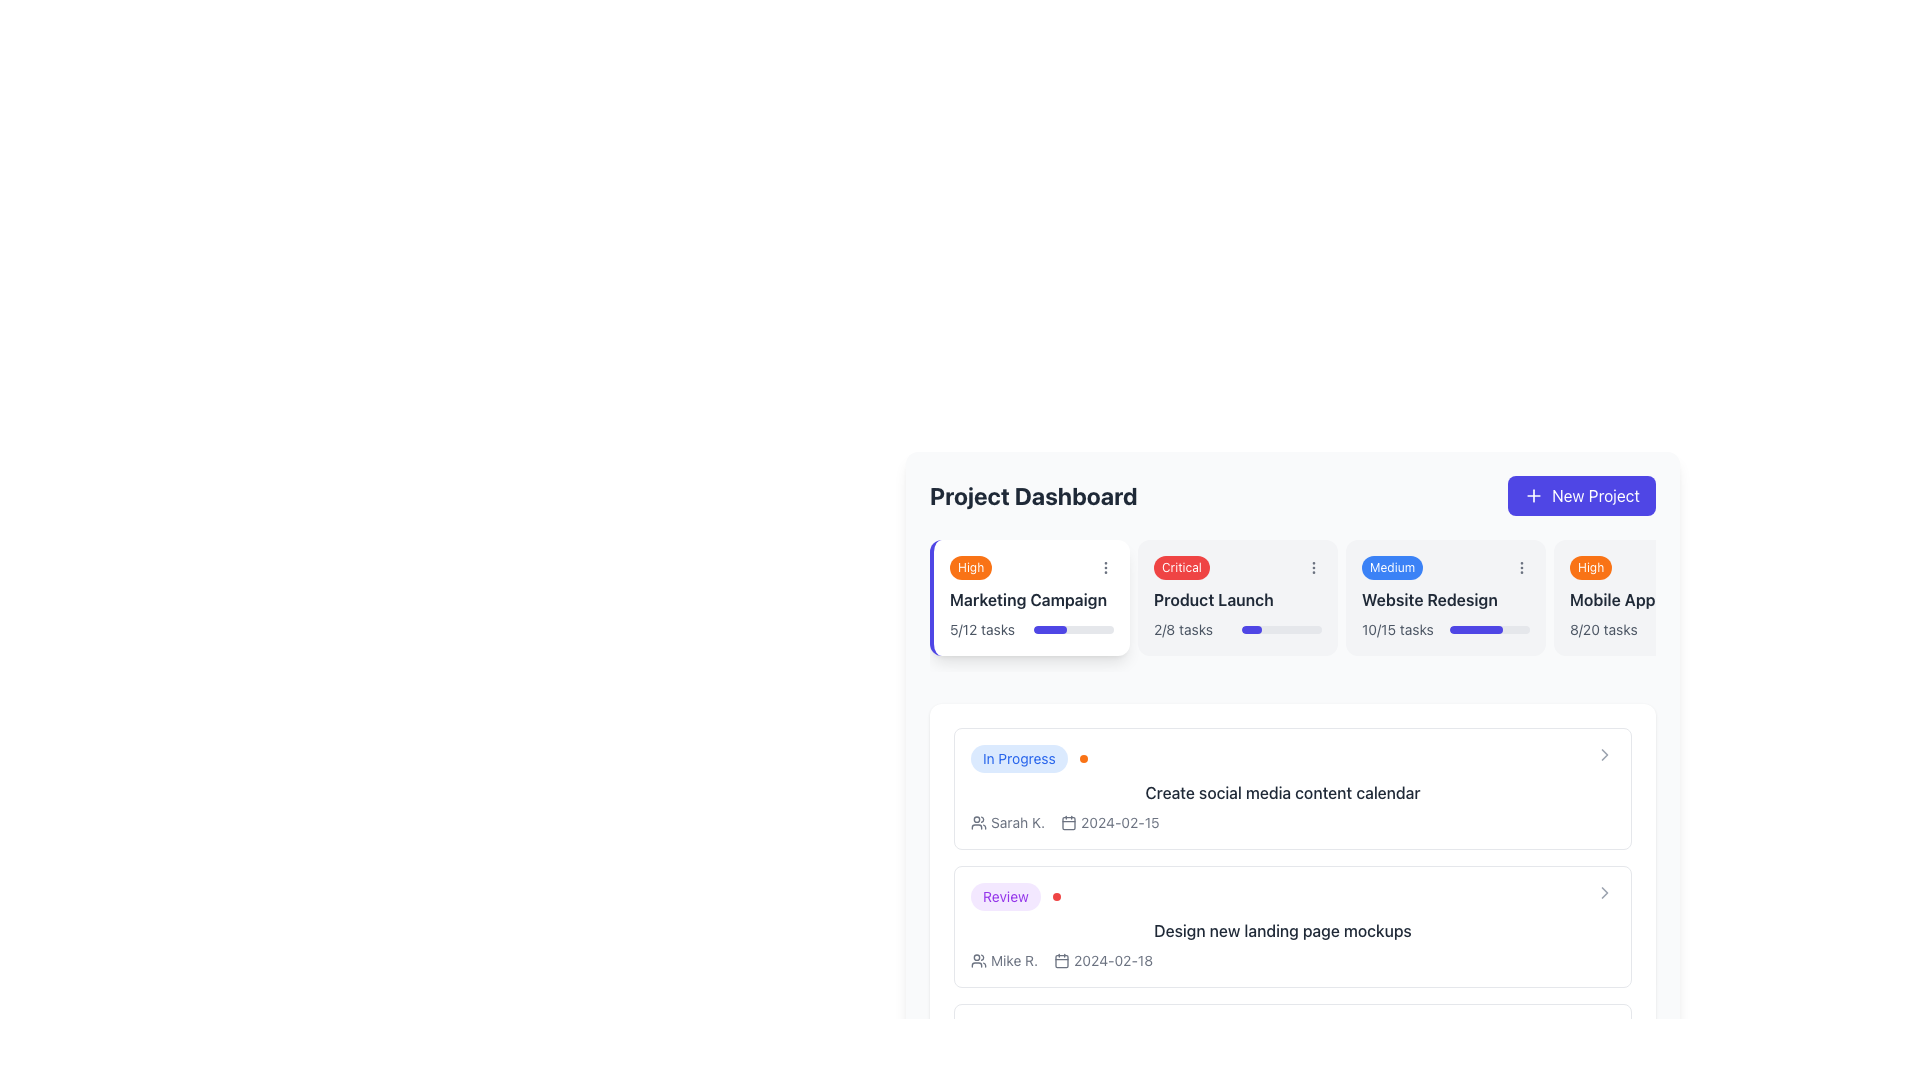 This screenshot has width=1920, height=1080. I want to click on status text from the Label indicating that the task 'Create social media content calendar' is currently in progress, located in the 'Project Dashboard' interface, to the left of a small orange circular indicator, so click(1019, 759).